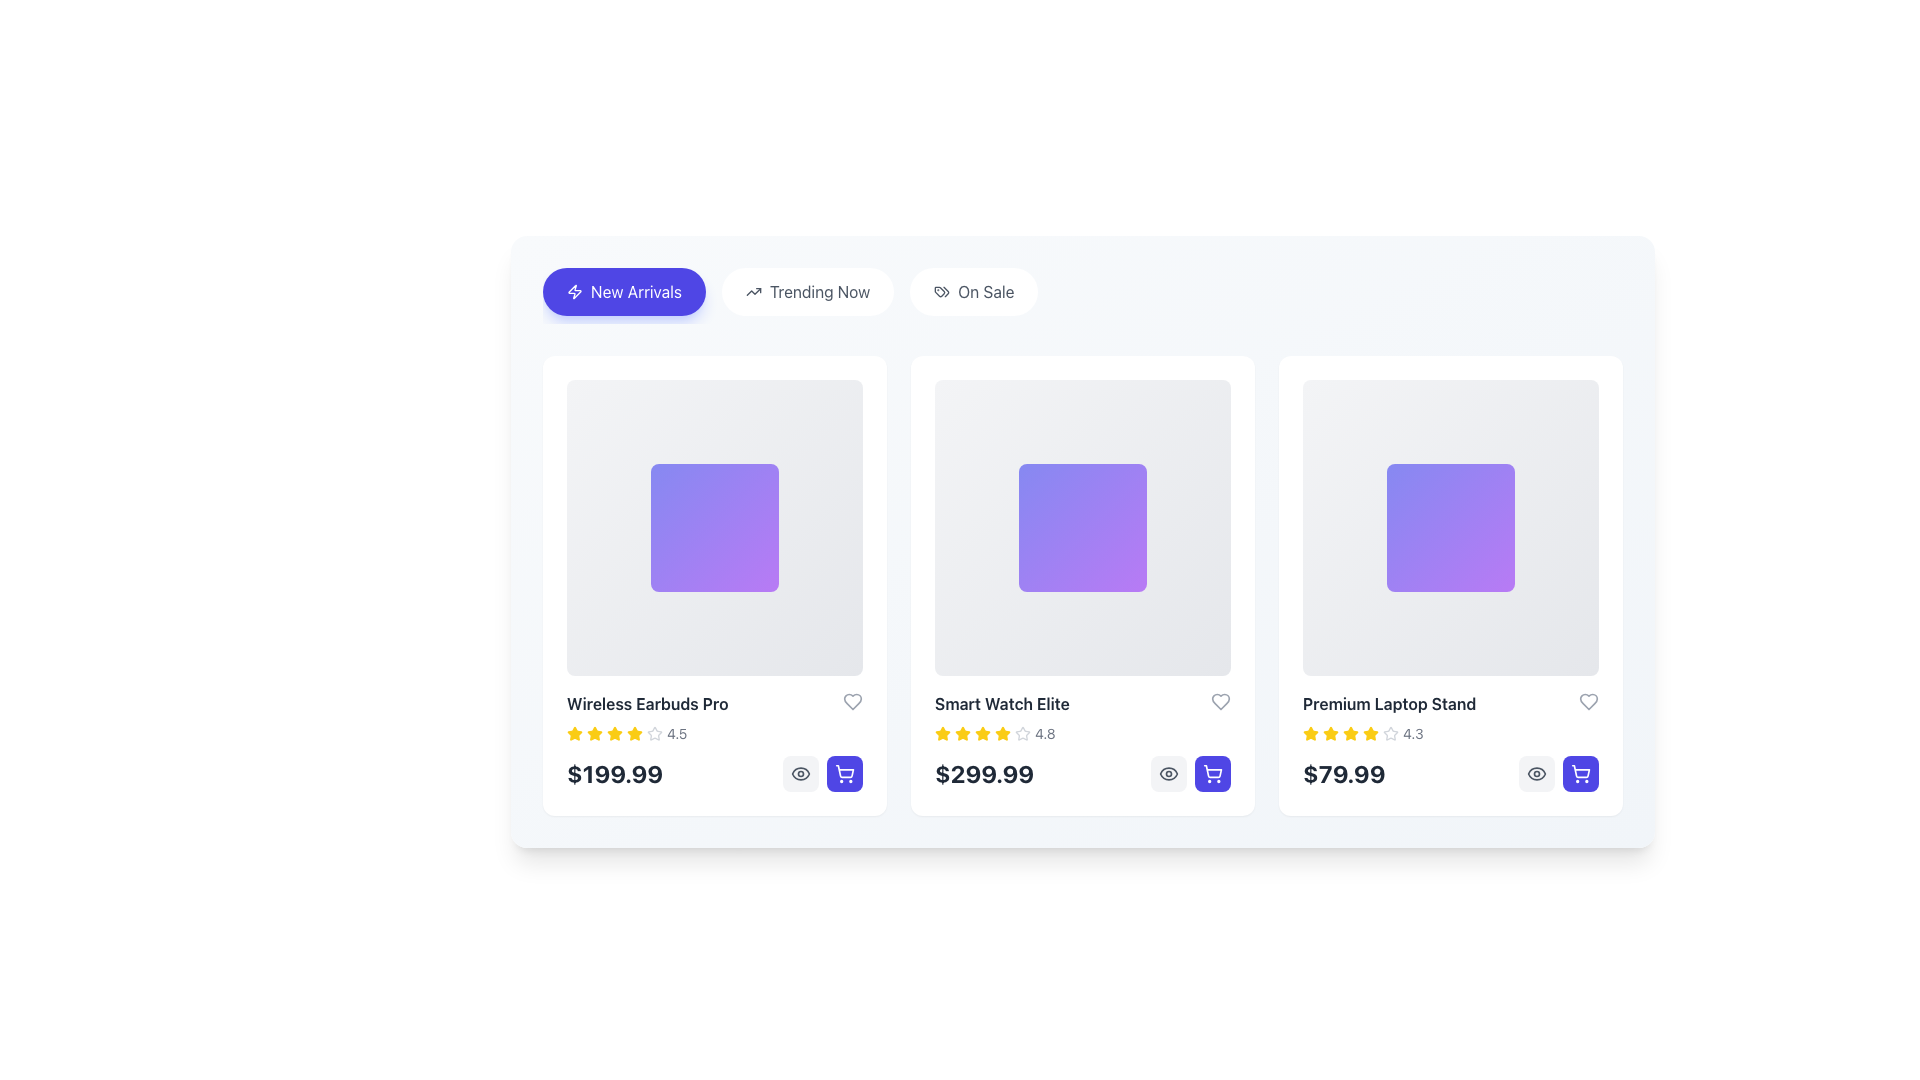 The image size is (1920, 1080). What do you see at coordinates (1082, 527) in the screenshot?
I see `the decorative background element of the 'Smart Watch Elite' product listing, which enhances its visual appeal with a vivid gradient background` at bounding box center [1082, 527].